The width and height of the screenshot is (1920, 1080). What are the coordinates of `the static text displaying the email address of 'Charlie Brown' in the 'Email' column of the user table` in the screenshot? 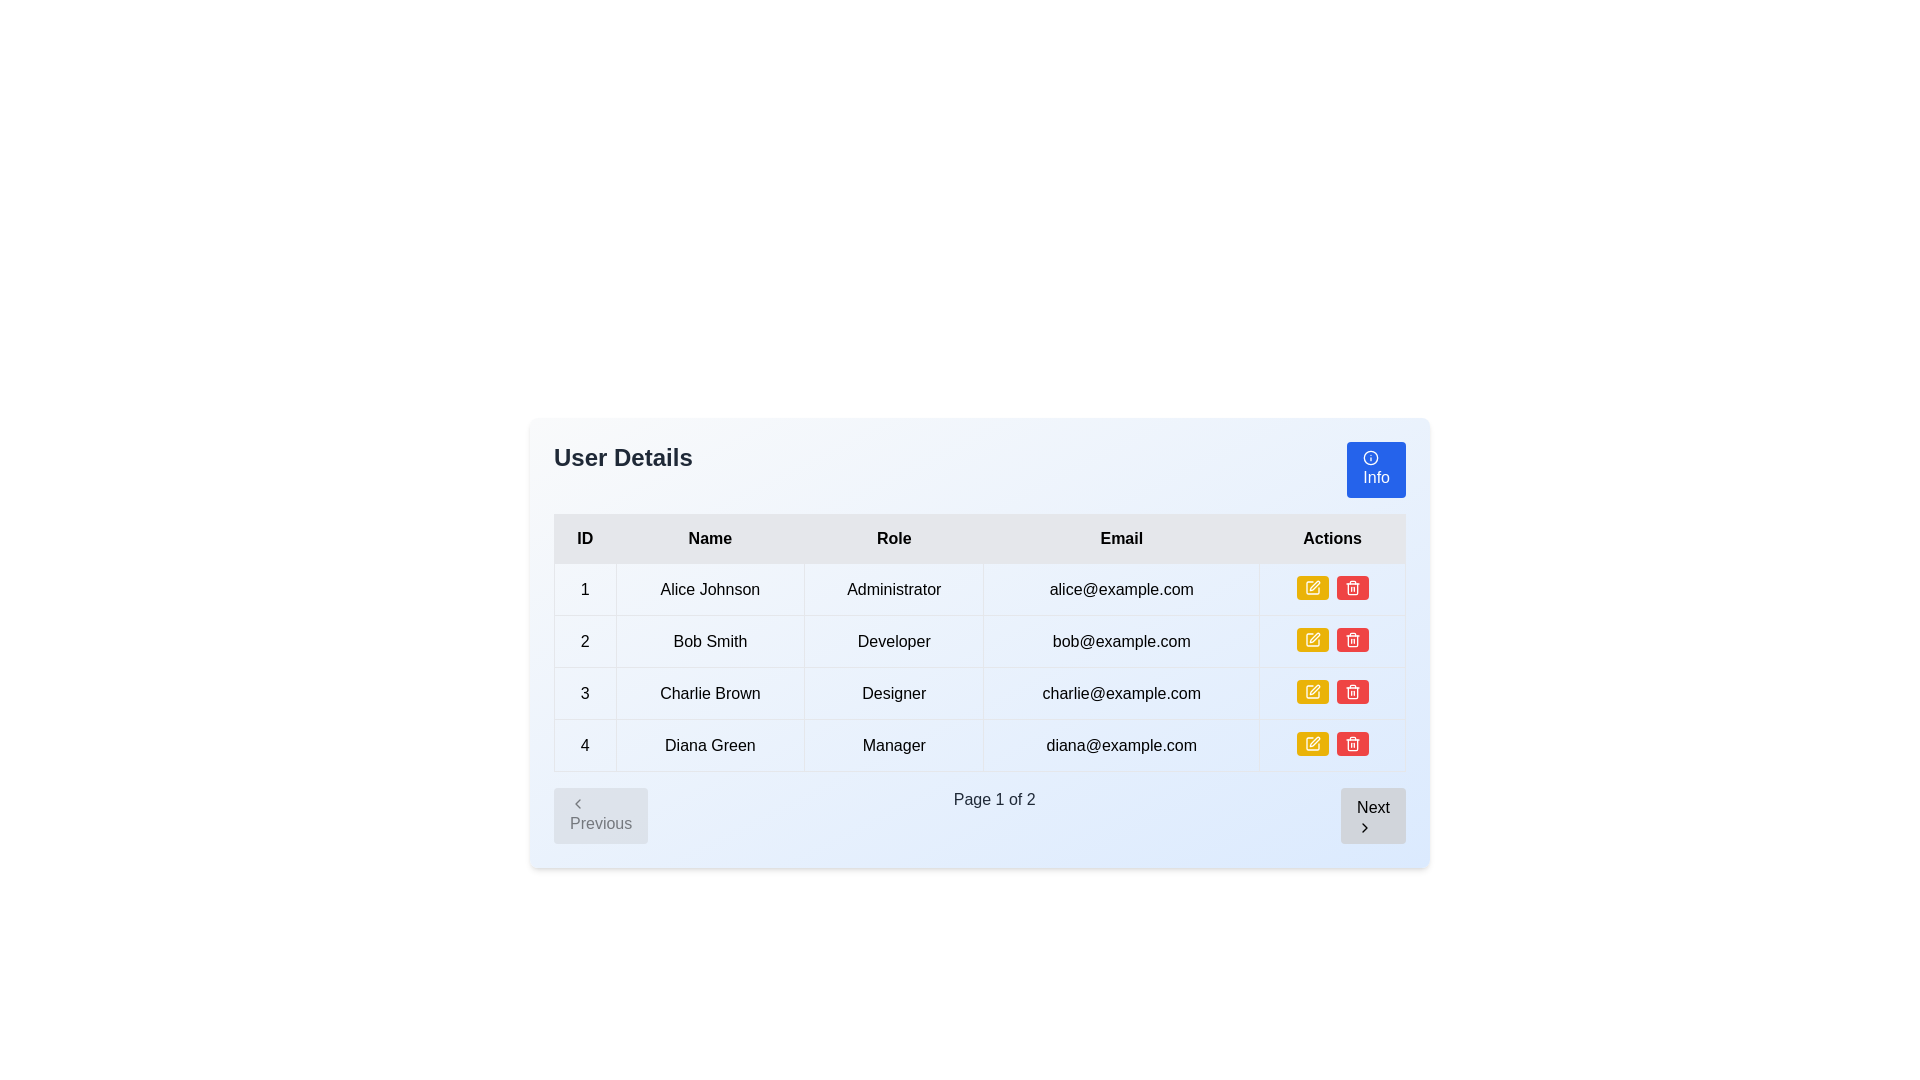 It's located at (1121, 692).